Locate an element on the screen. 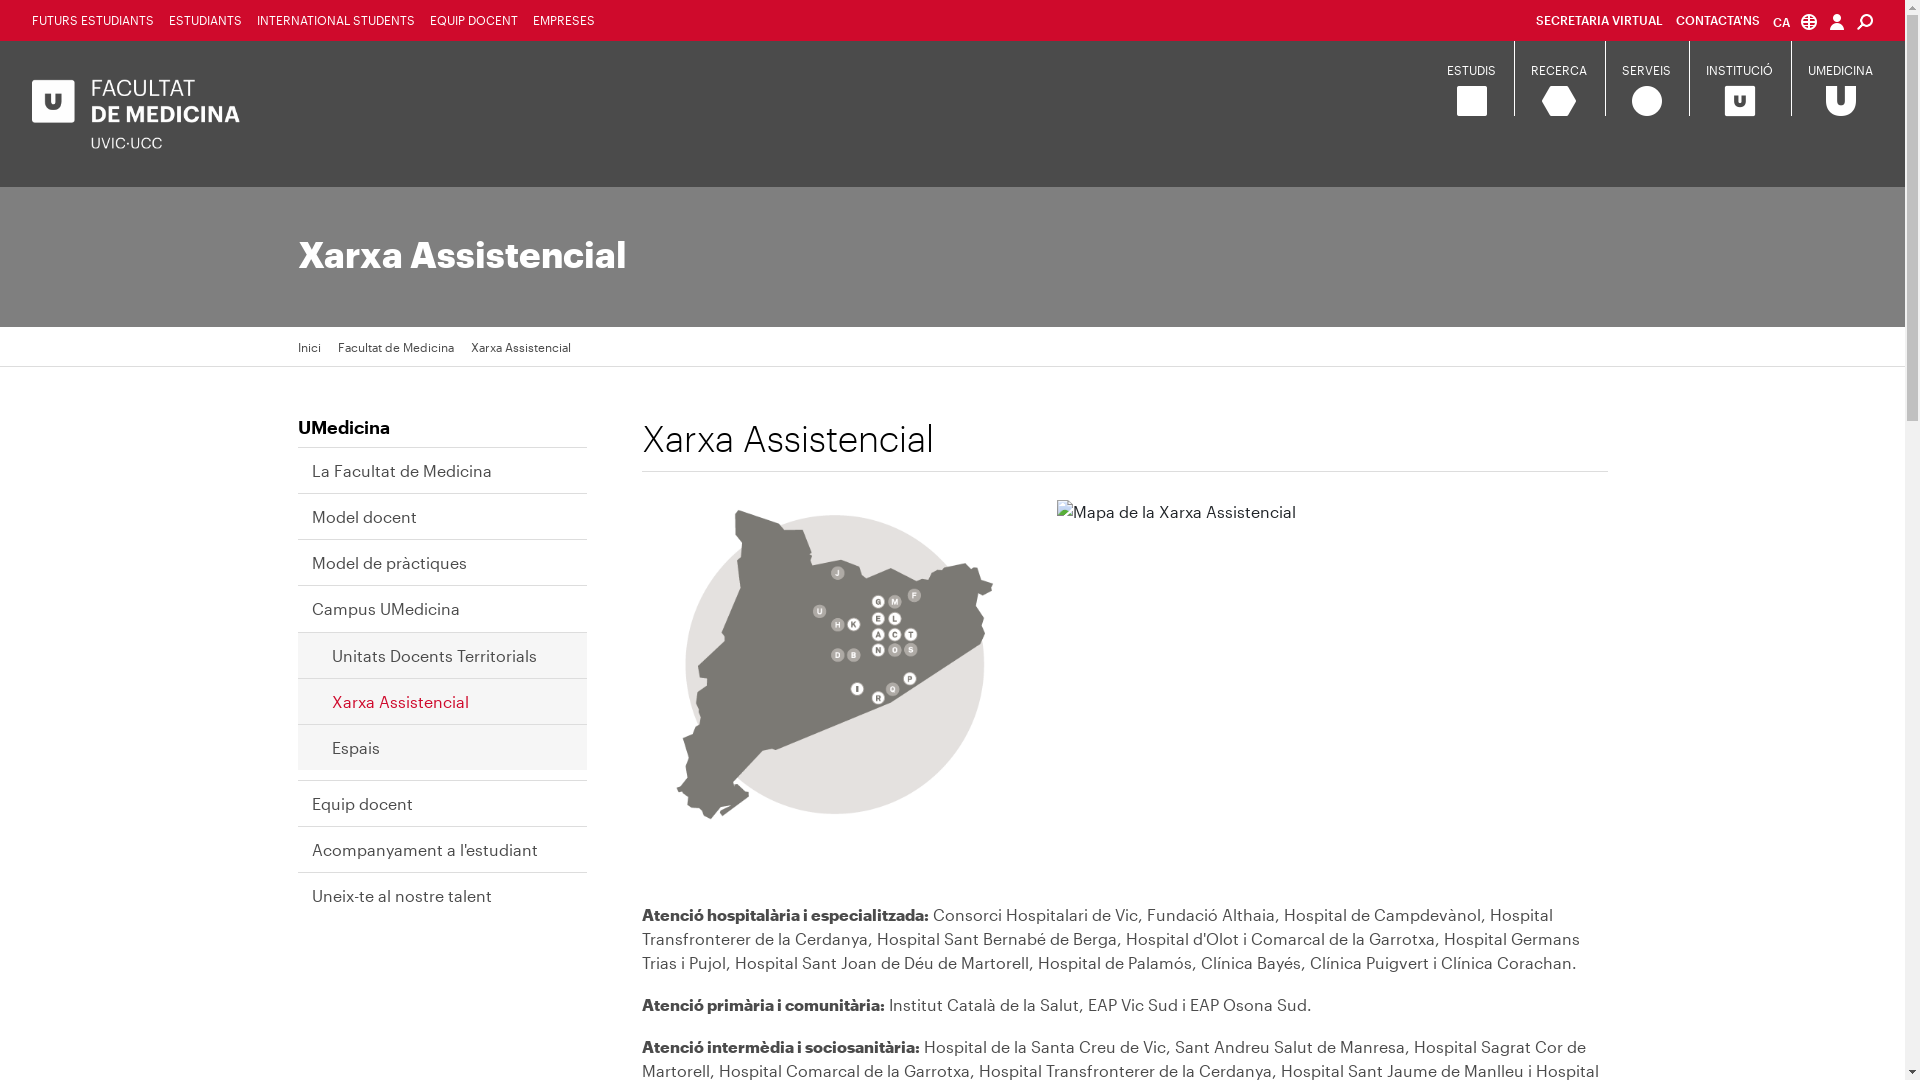 The height and width of the screenshot is (1080, 1920). 'SERVEIS' is located at coordinates (1646, 69).